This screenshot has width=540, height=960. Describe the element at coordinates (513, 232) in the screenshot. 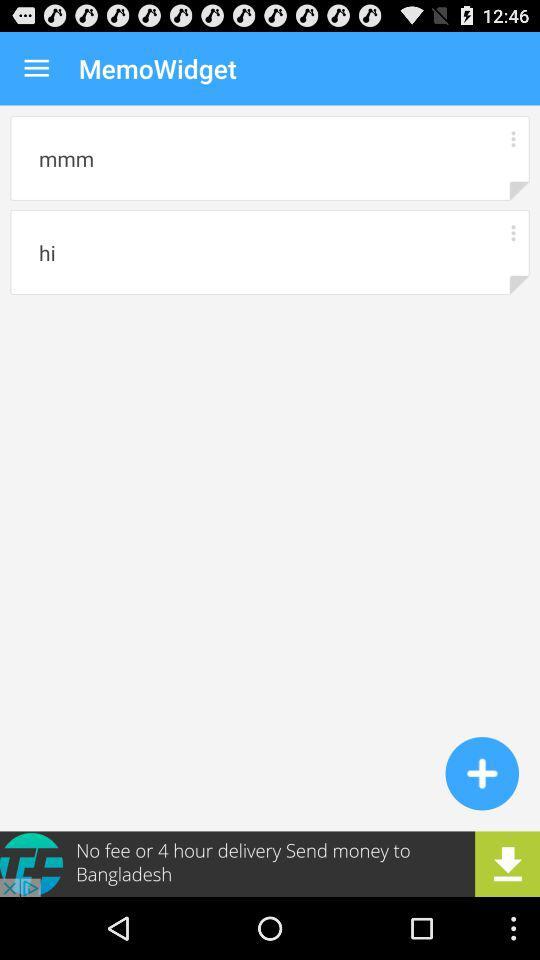

I see `options` at that location.